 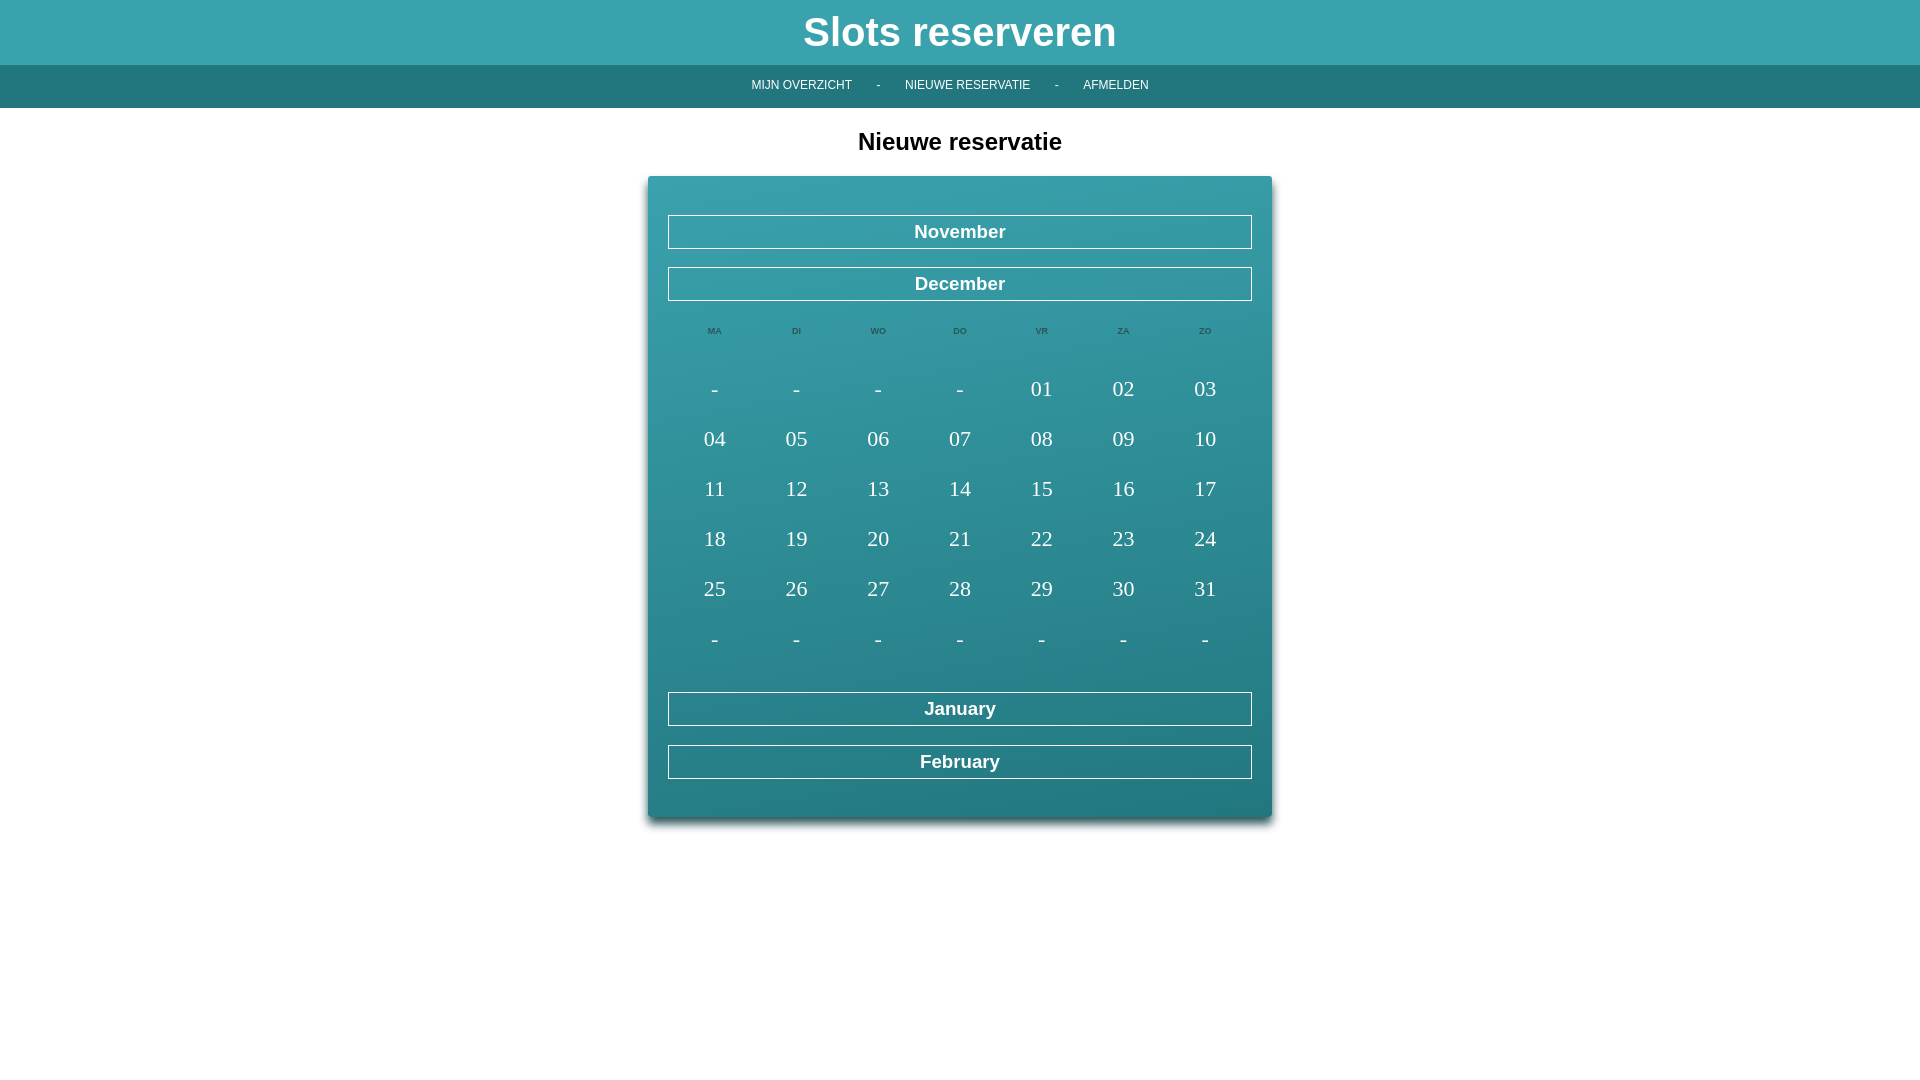 What do you see at coordinates (1123, 589) in the screenshot?
I see `'30'` at bounding box center [1123, 589].